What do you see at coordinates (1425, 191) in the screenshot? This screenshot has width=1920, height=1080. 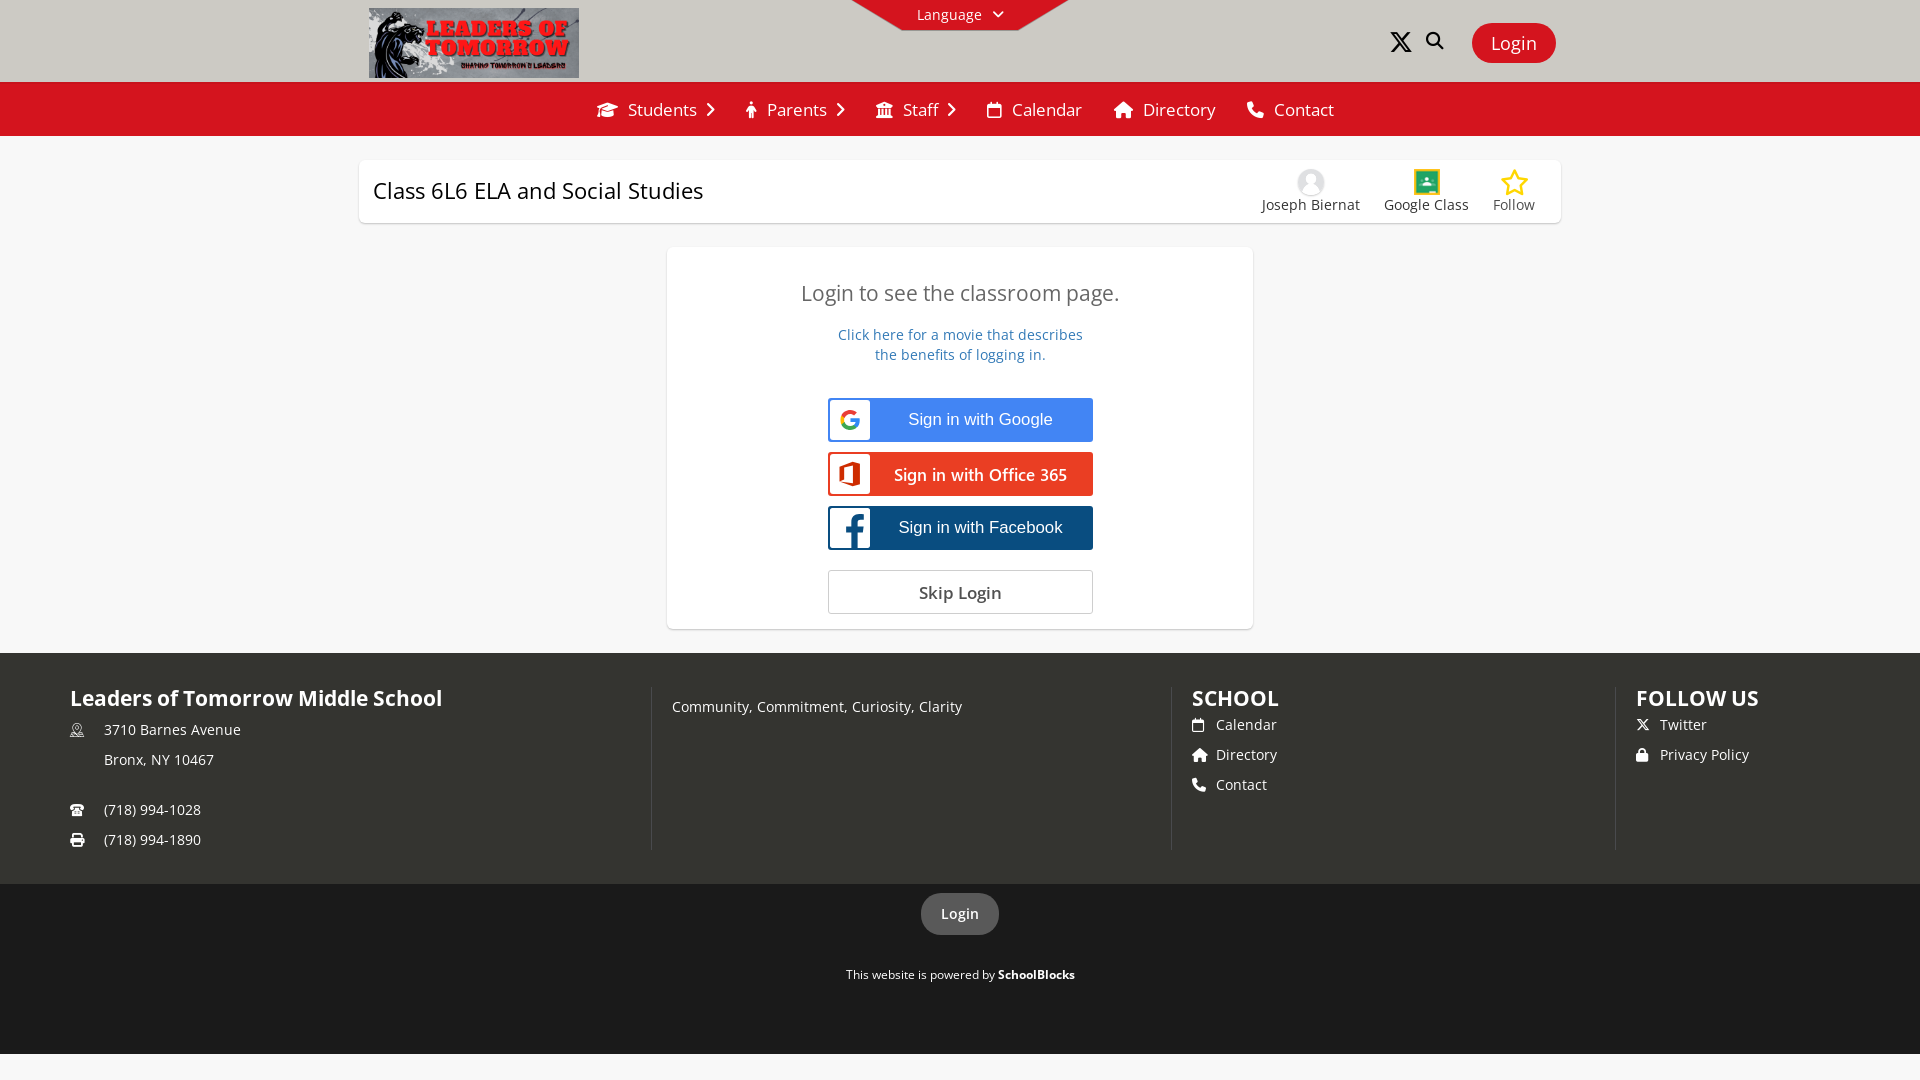 I see `'Google Class'` at bounding box center [1425, 191].